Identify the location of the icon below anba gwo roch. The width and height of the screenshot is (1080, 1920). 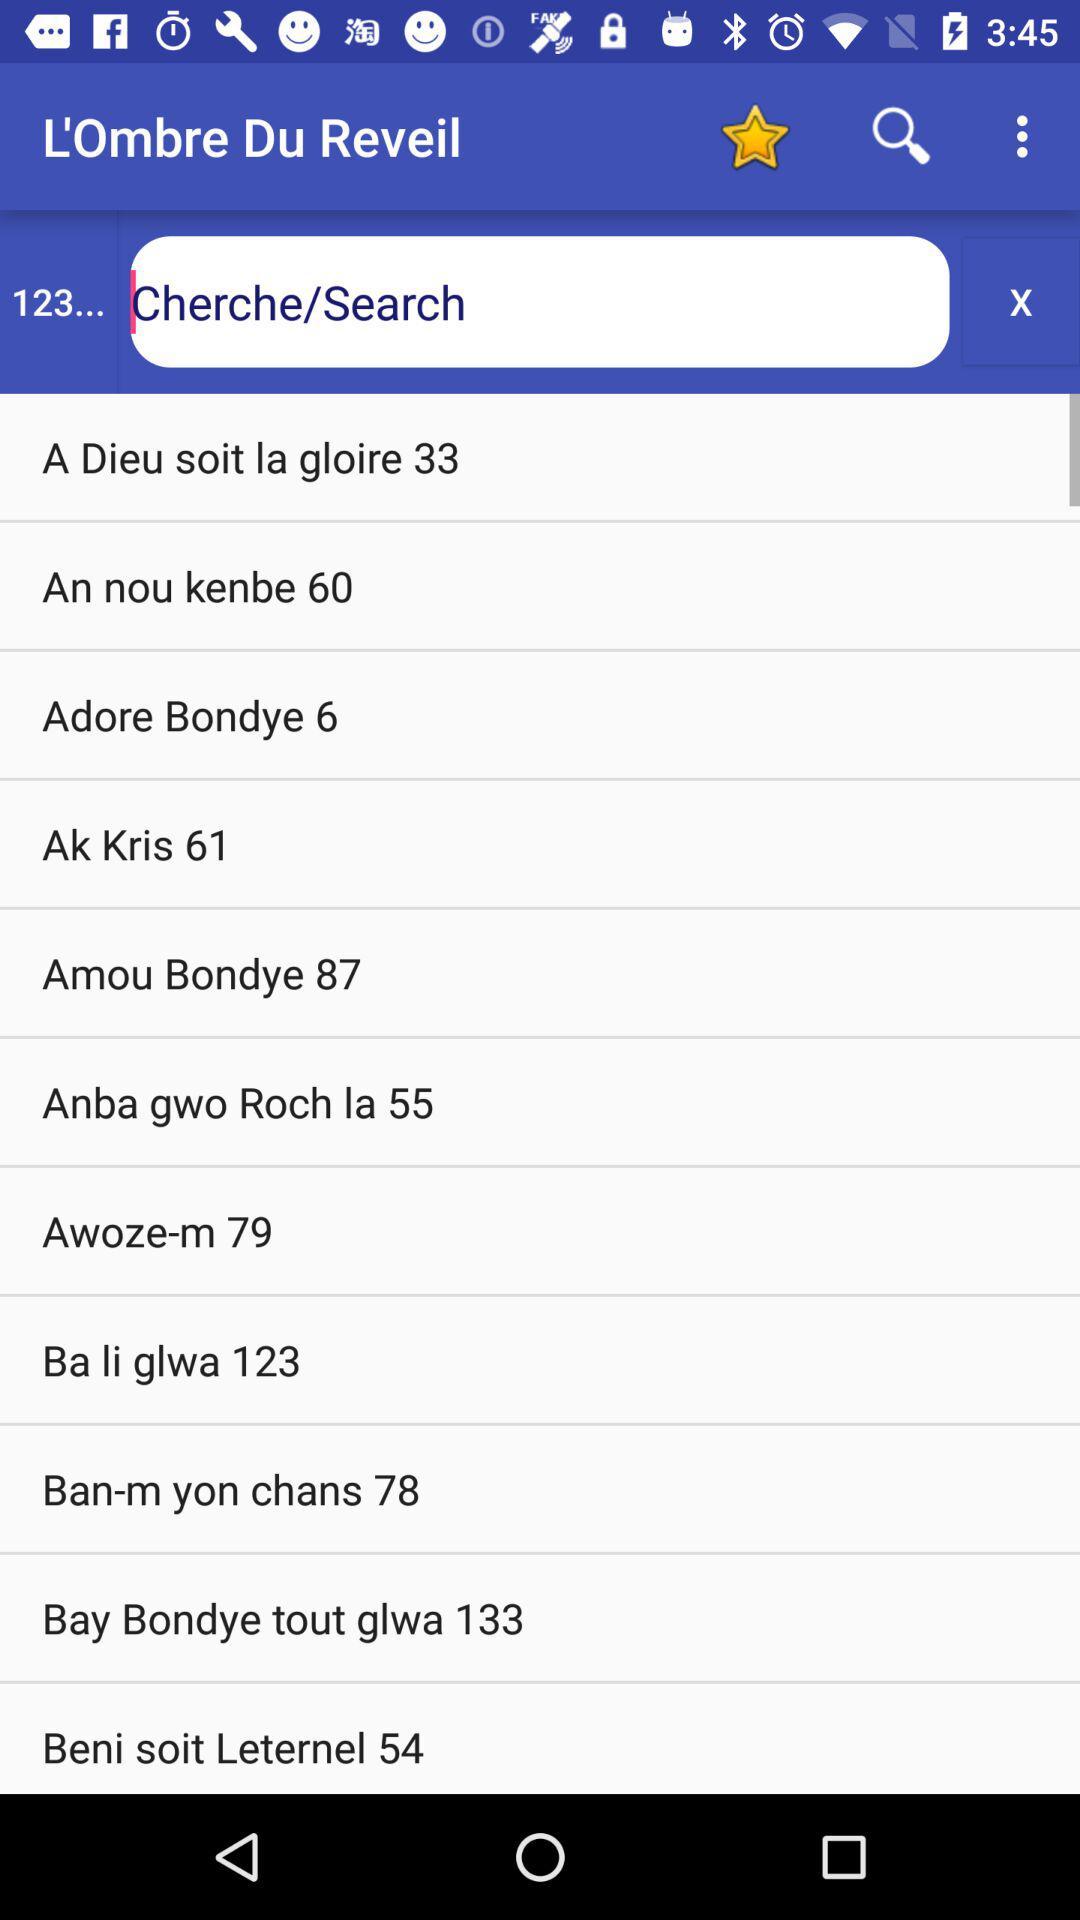
(540, 1229).